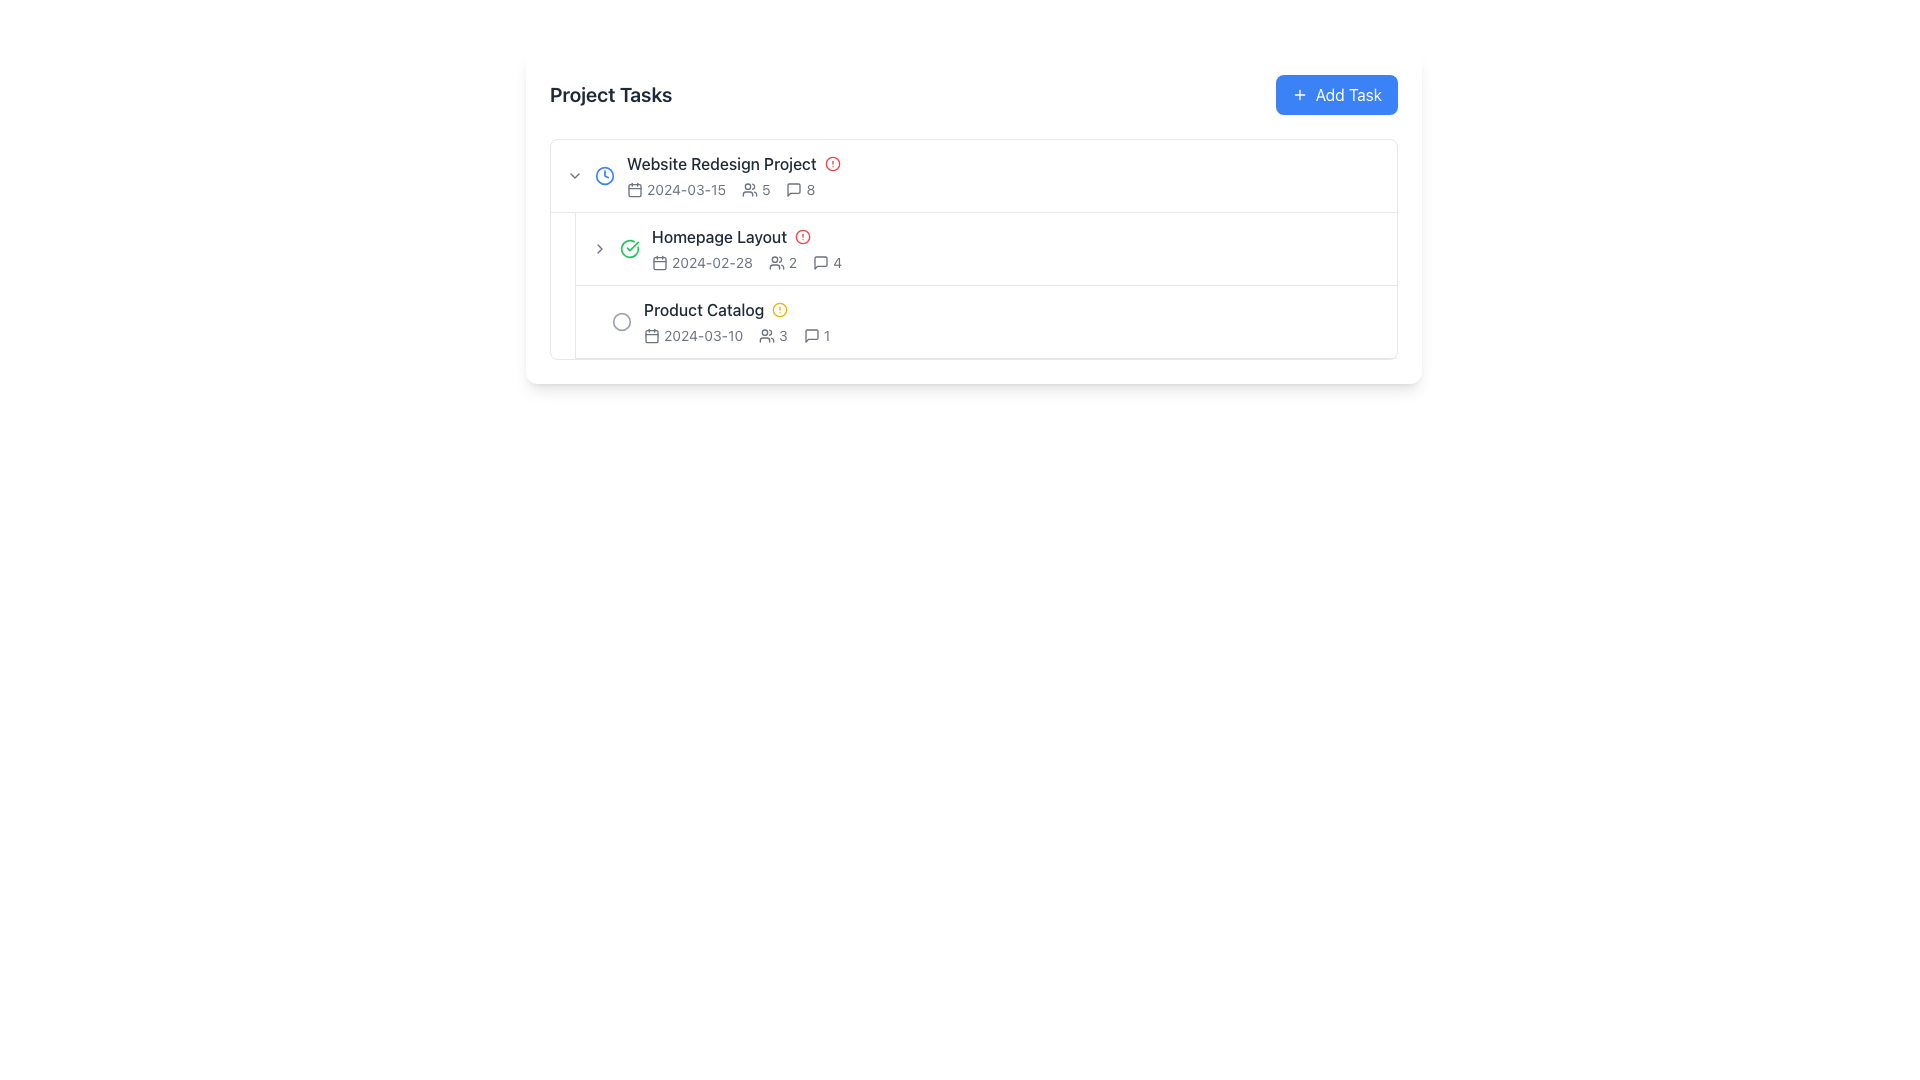  I want to click on the icon representing the number of users or participants associated with the 'Product Catalog' task, which is the leftmost item in a horizontal grouping on the far-right side of the row for 'Product Catalog' in the 'Project Tasks' list, so click(766, 334).